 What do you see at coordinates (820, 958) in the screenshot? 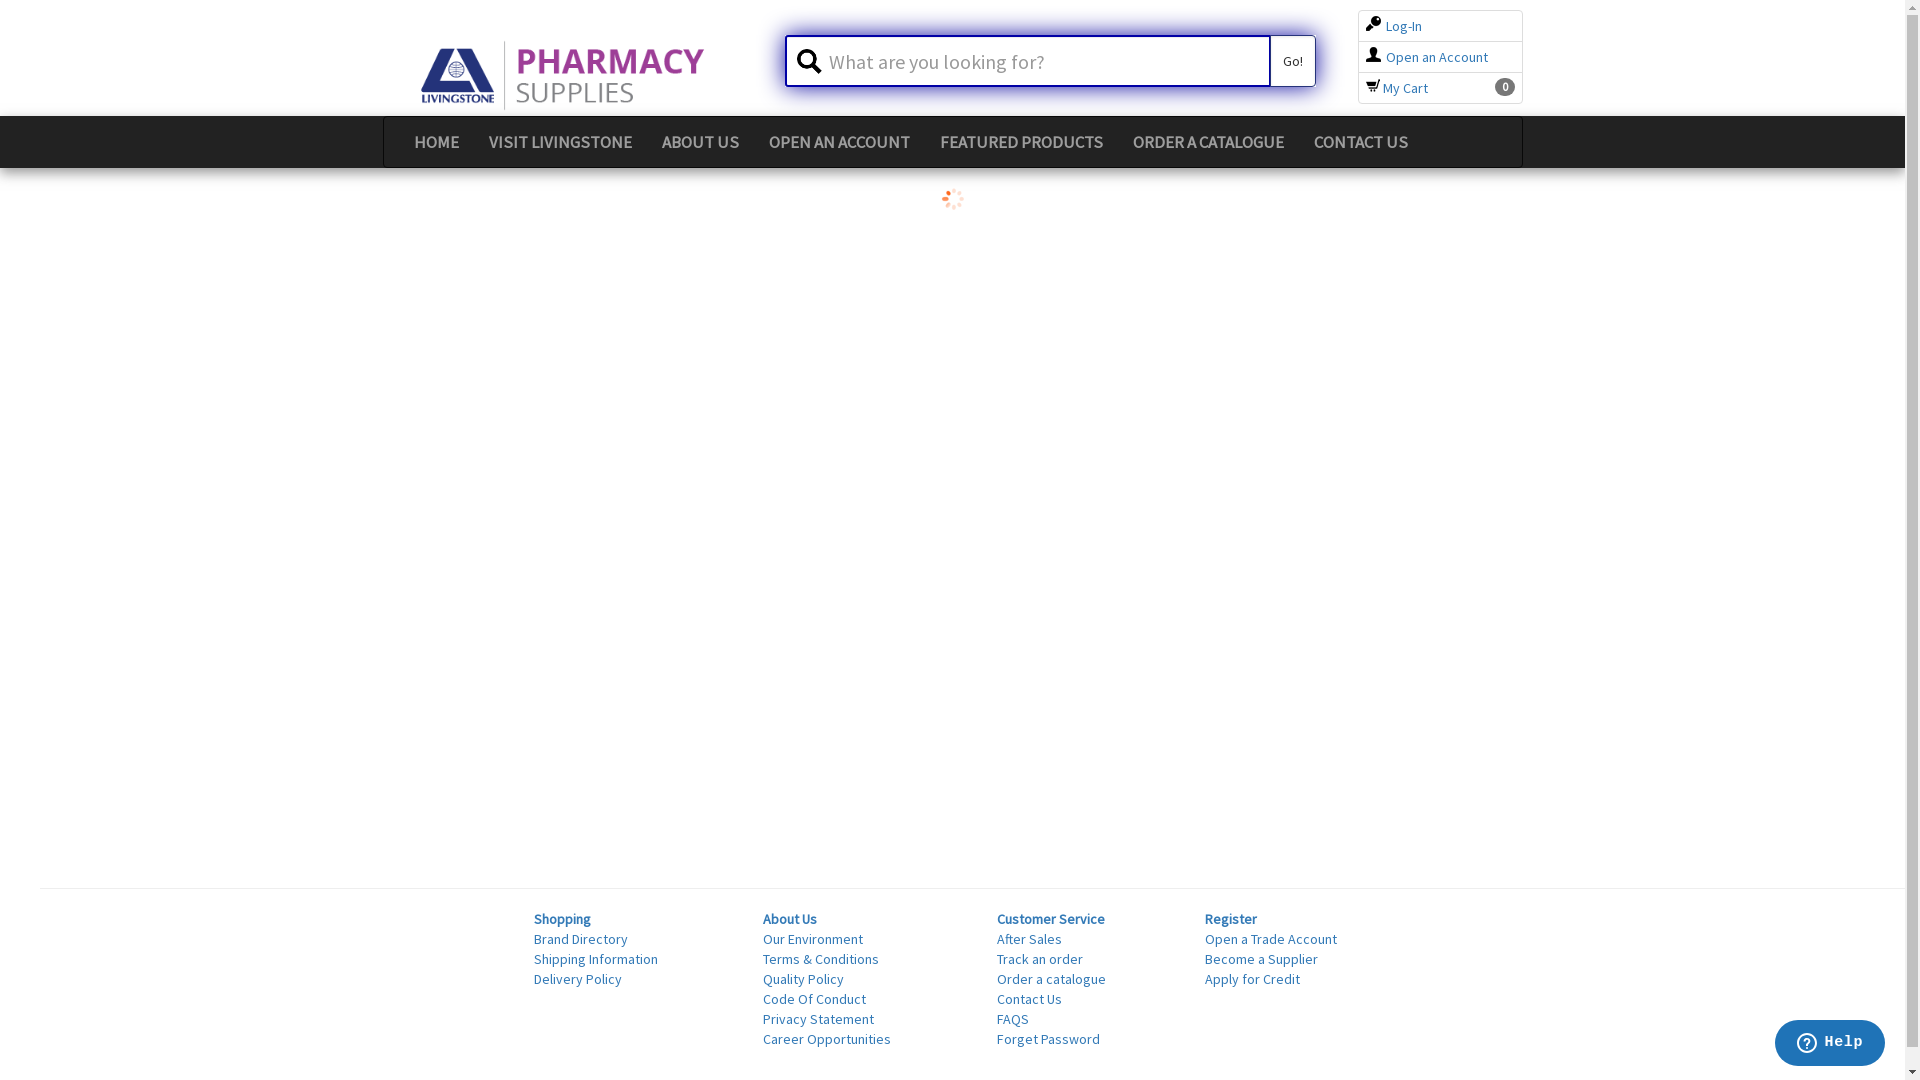
I see `'Terms & Conditions'` at bounding box center [820, 958].